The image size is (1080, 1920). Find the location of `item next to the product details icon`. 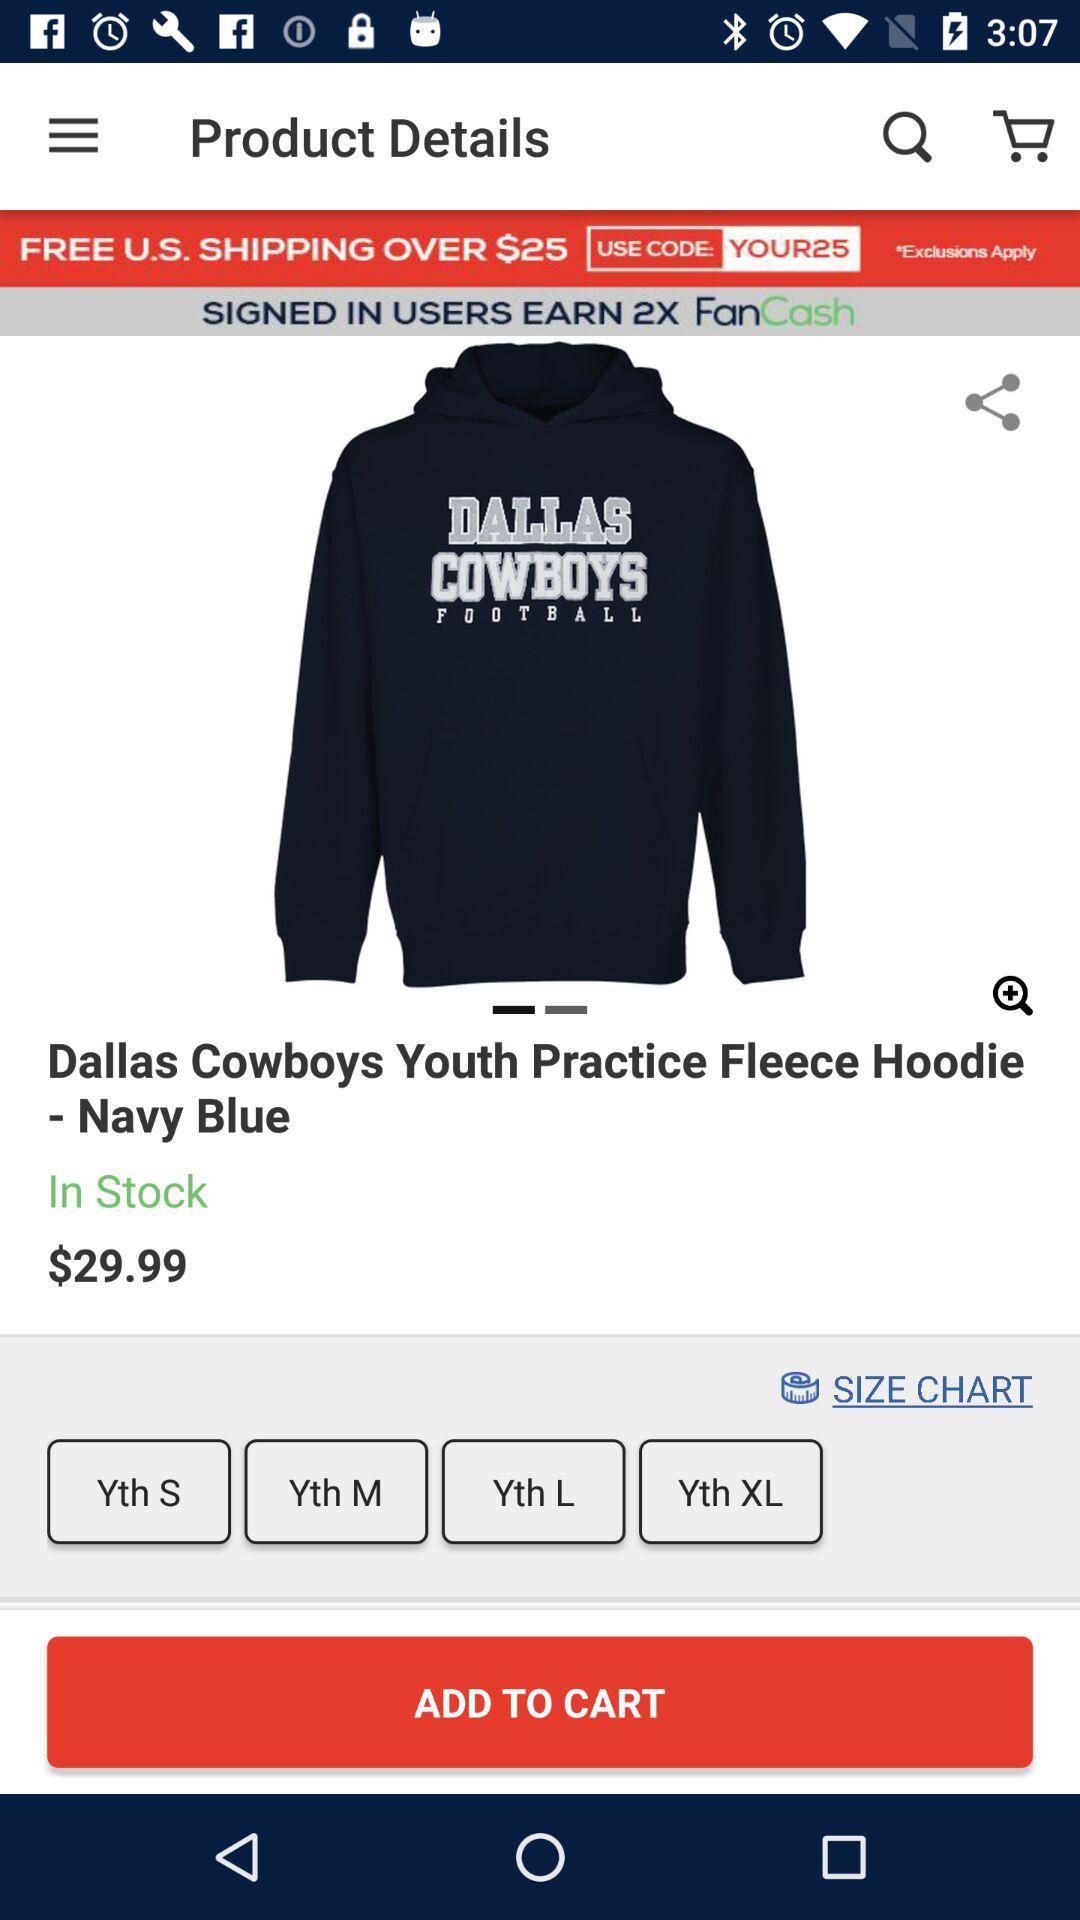

item next to the product details icon is located at coordinates (72, 135).